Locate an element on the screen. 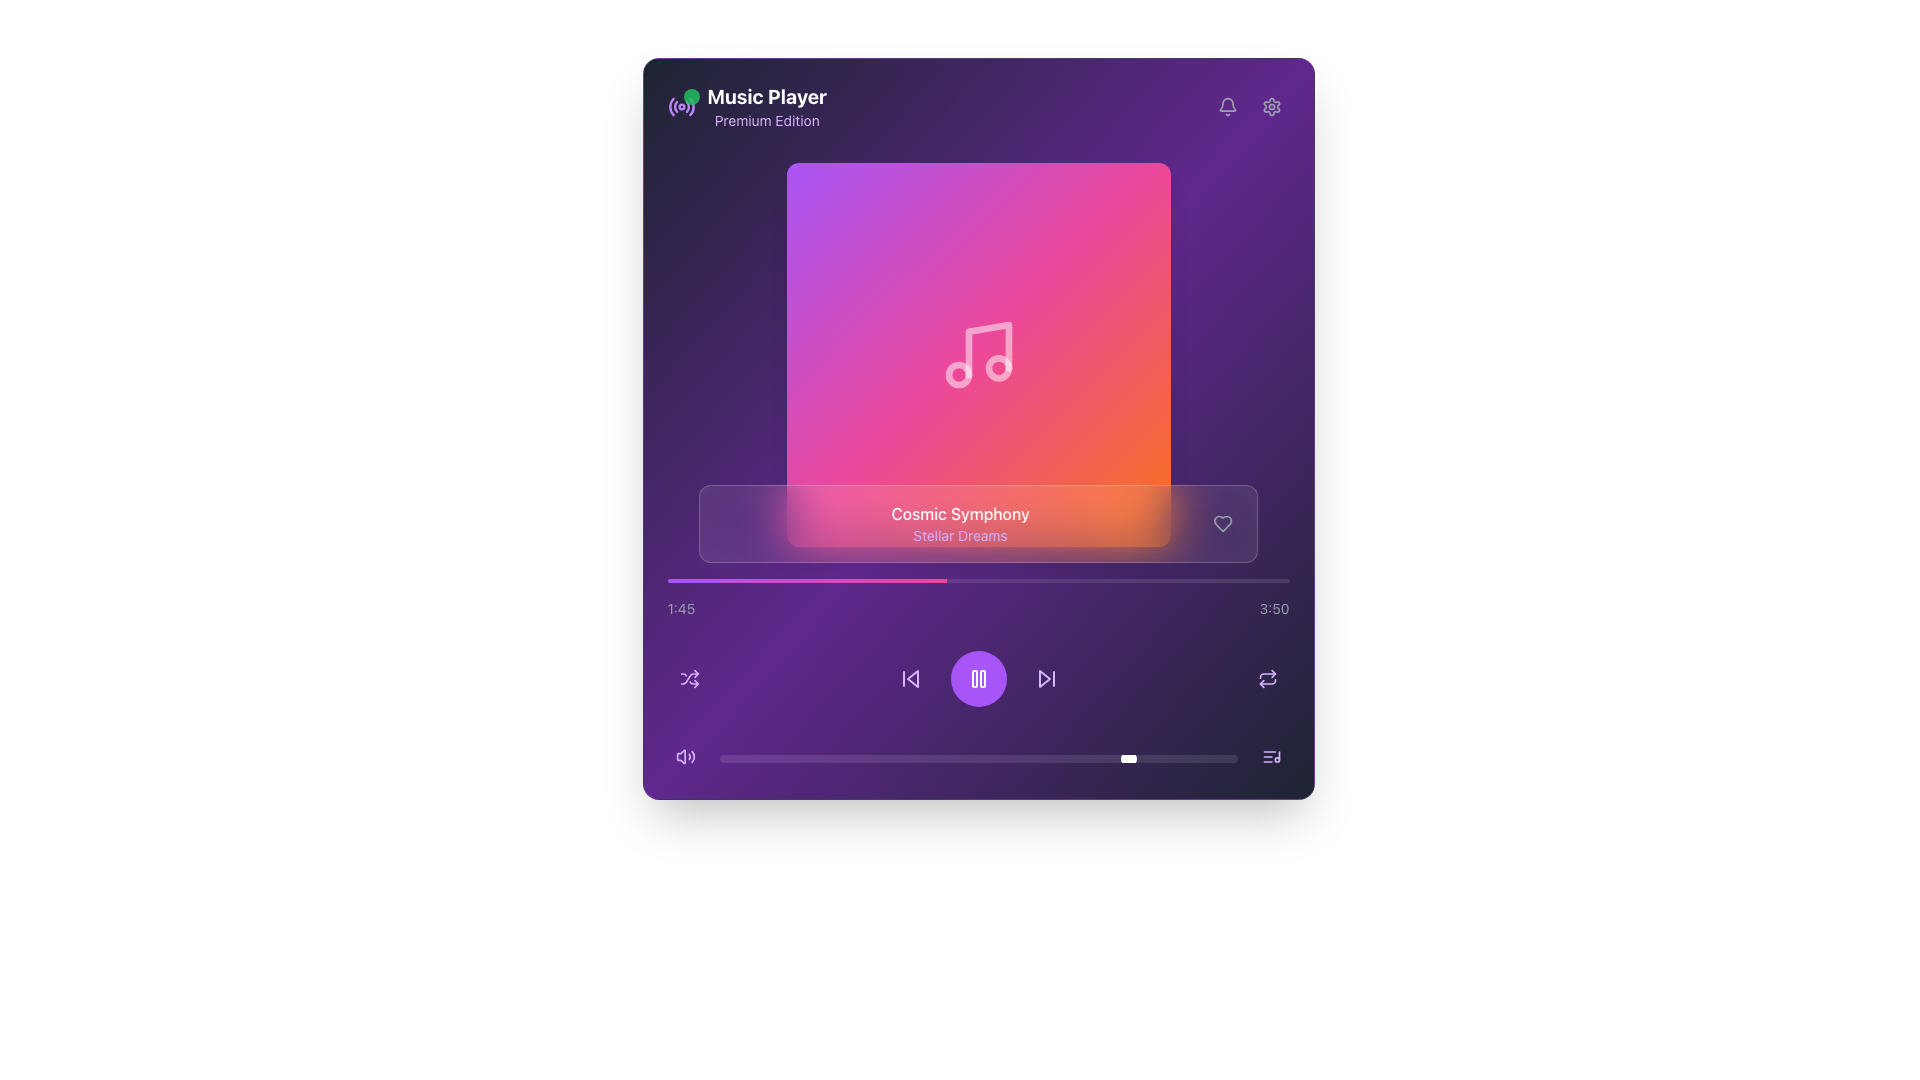 The image size is (1920, 1080). the non-interactive Text Display that shows the title and artist name of an audio track, located centrally below the album cover artwork is located at coordinates (960, 523).